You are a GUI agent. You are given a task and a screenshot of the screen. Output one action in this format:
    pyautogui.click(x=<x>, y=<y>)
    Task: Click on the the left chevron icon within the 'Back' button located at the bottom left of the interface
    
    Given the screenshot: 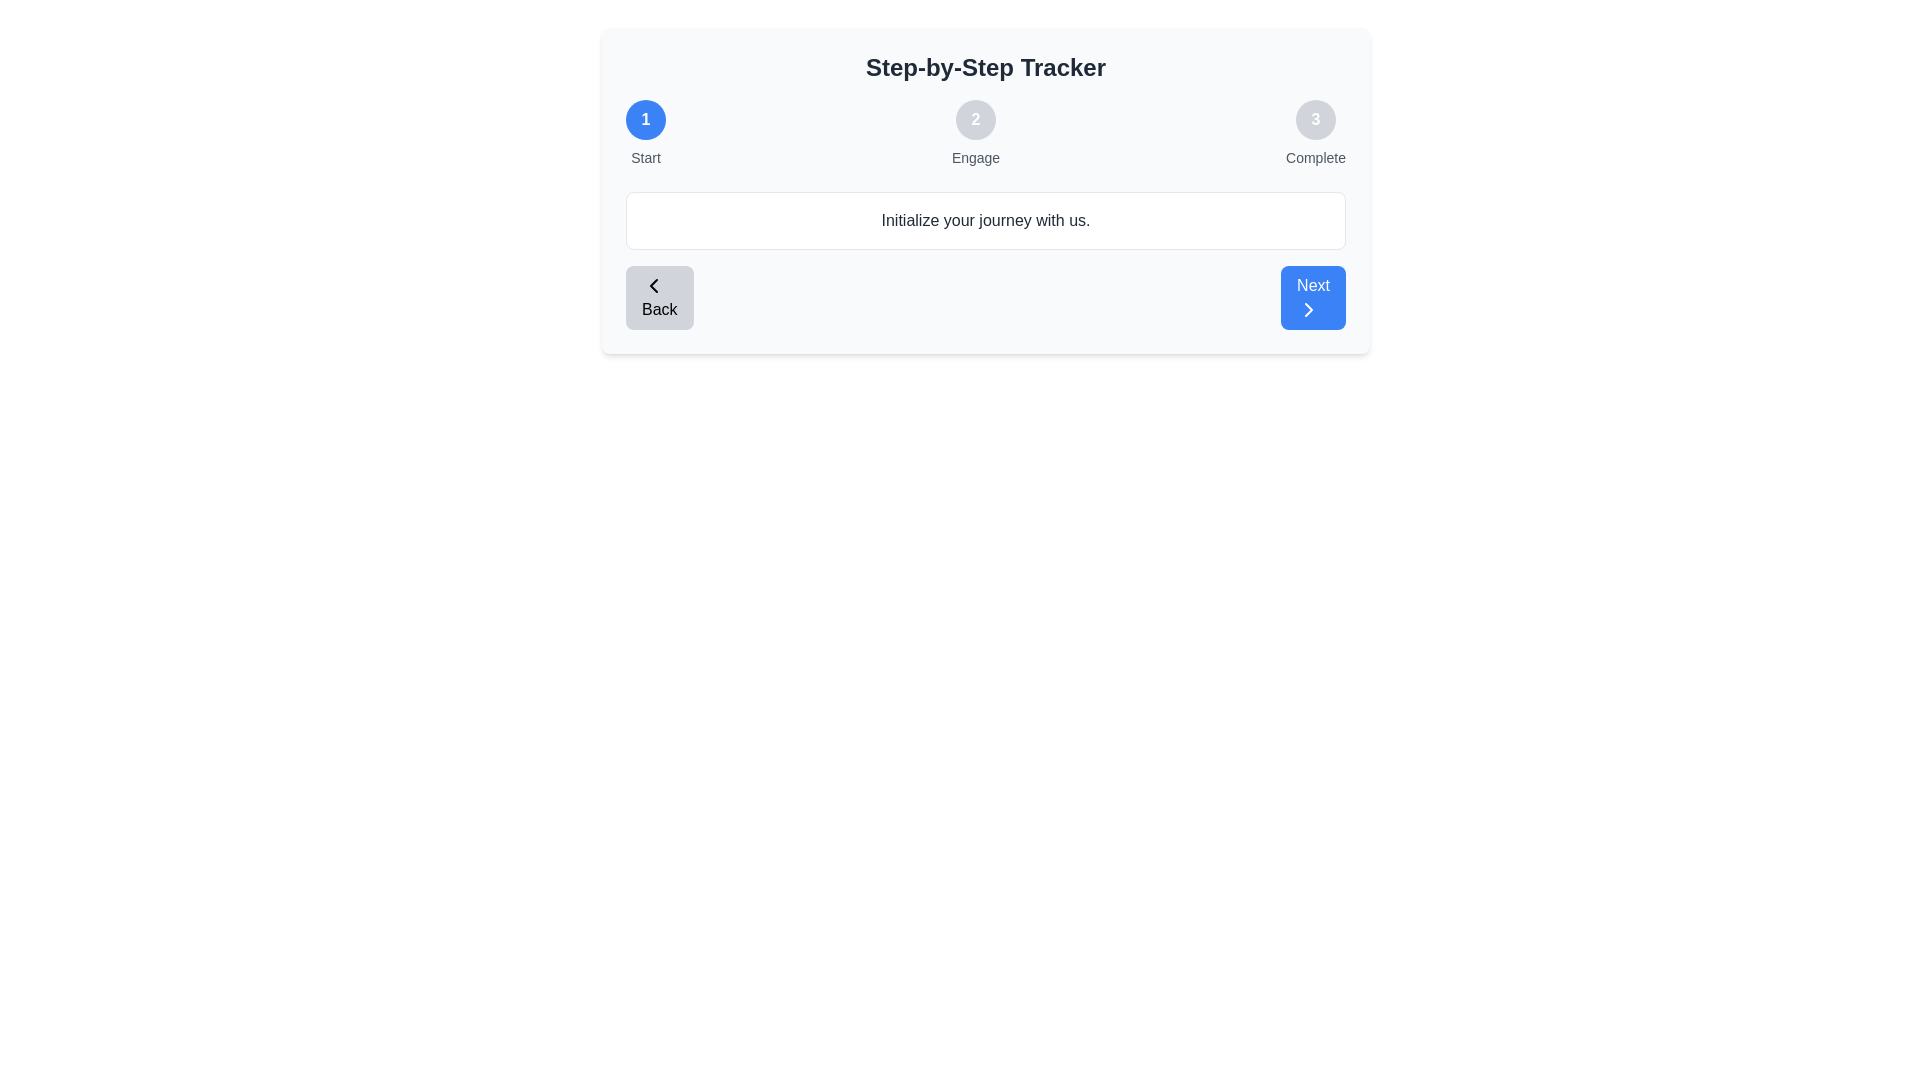 What is the action you would take?
    pyautogui.click(x=653, y=285)
    